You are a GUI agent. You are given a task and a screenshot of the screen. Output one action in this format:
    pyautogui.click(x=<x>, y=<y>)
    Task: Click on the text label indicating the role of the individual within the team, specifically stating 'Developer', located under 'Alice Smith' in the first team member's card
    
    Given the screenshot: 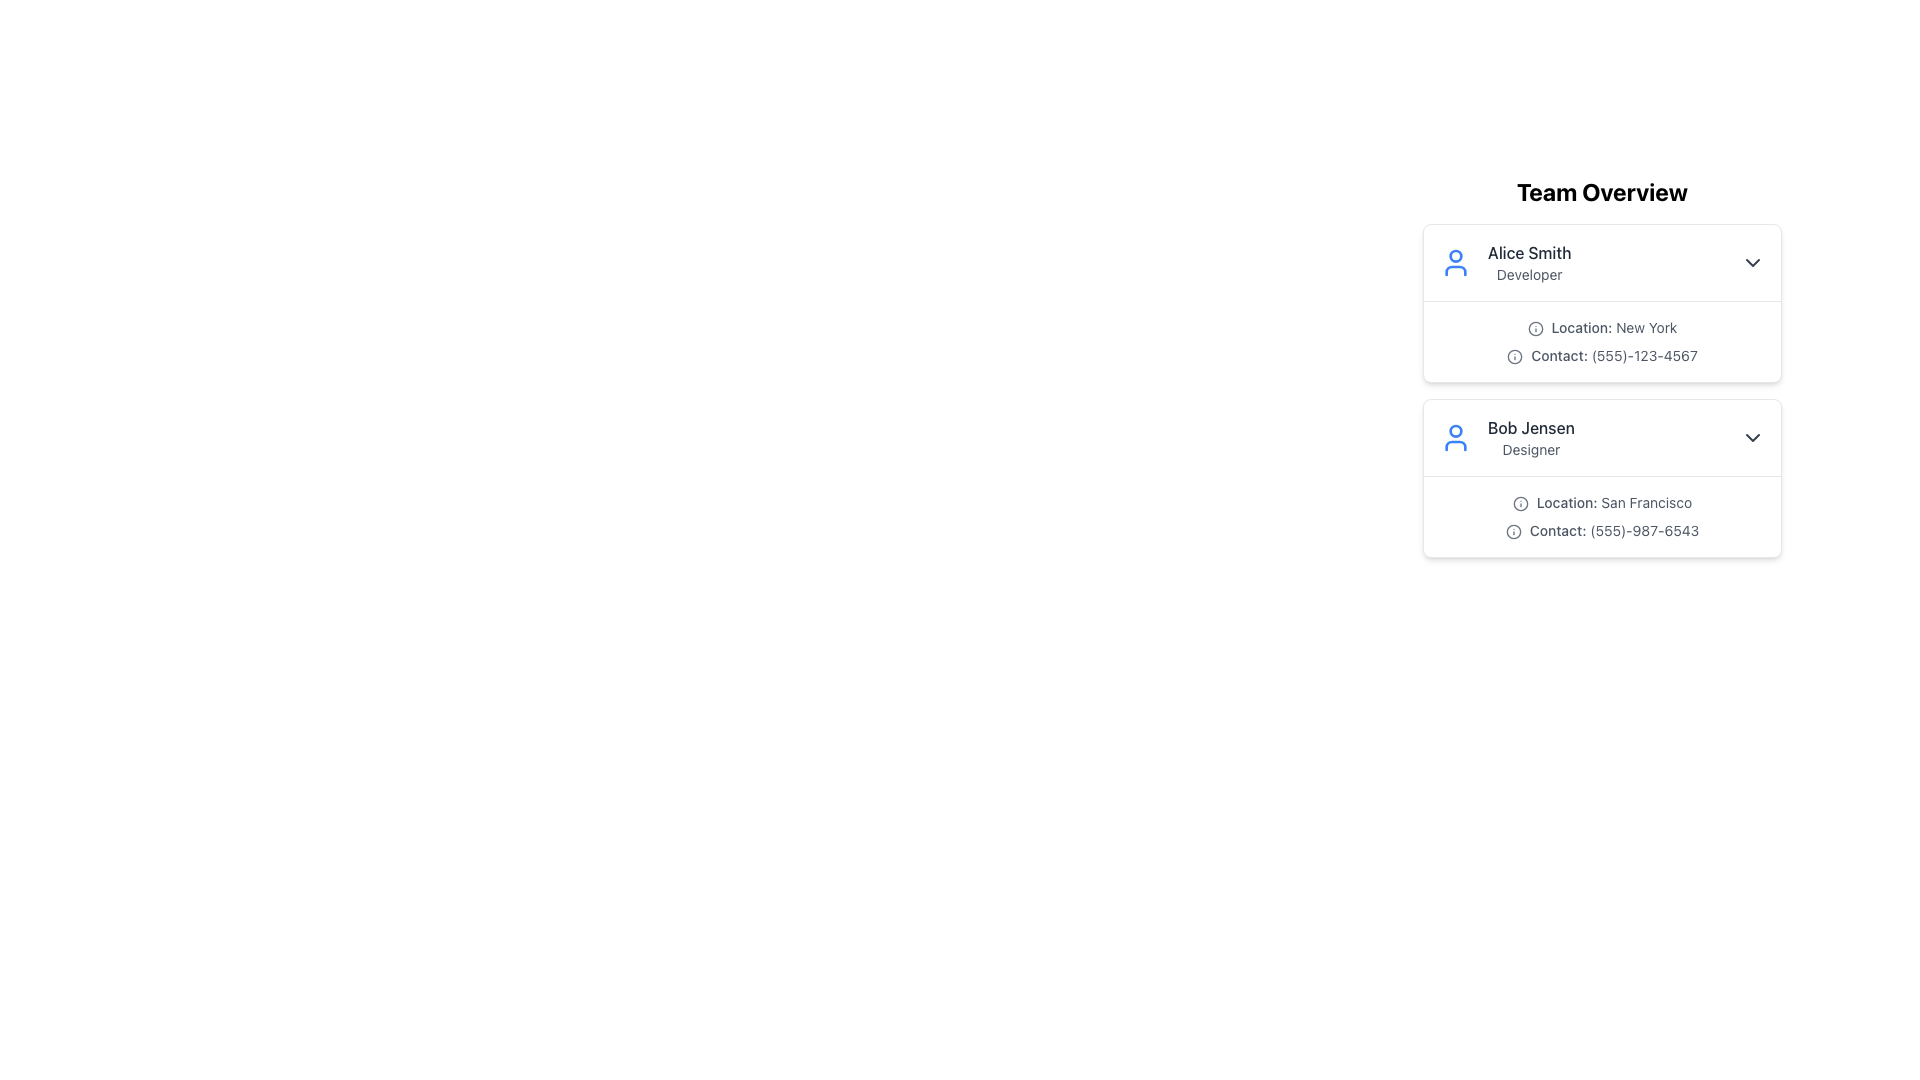 What is the action you would take?
    pyautogui.click(x=1528, y=274)
    